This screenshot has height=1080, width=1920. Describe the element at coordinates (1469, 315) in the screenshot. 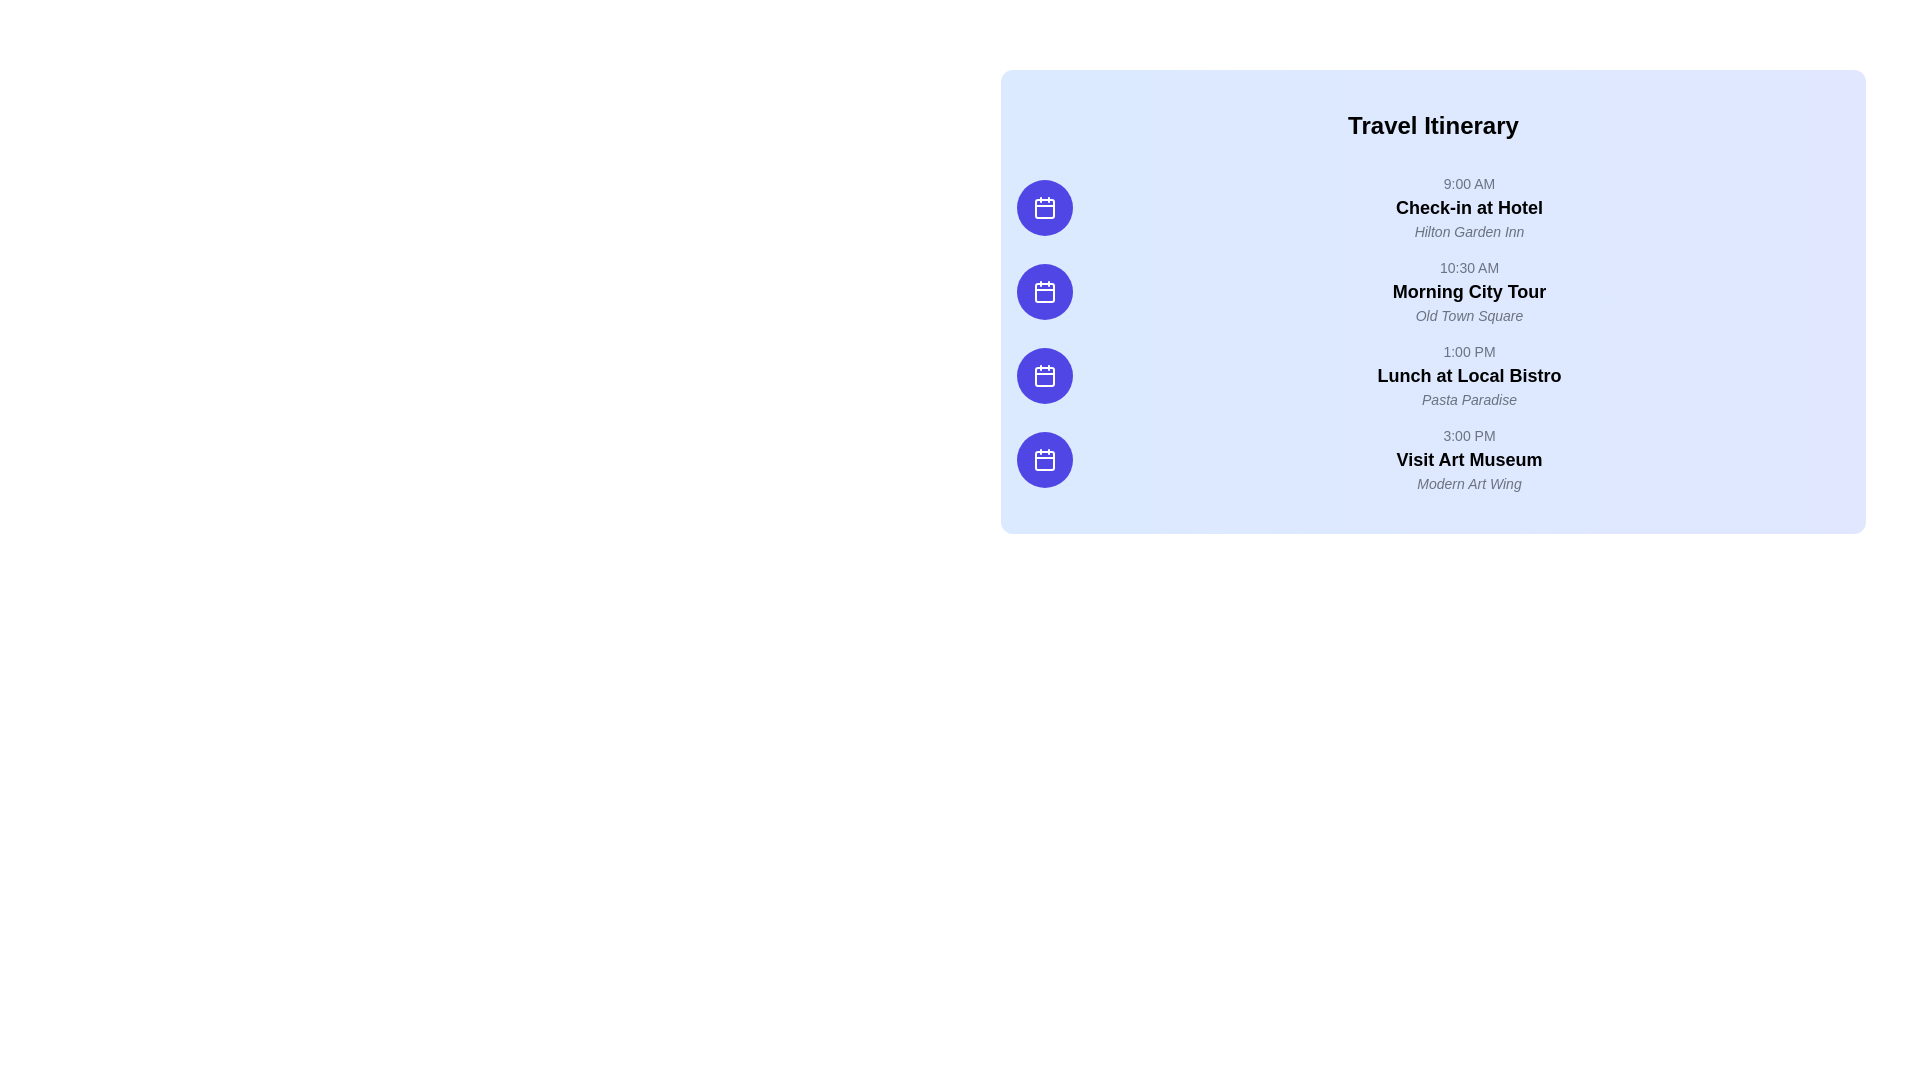

I see `the text label providing additional details for the 'Morning City Tour' itinerary item, which specifies the location 'Old Town Square'. This label is located beneath the main title 'Morning City Tour'` at that location.